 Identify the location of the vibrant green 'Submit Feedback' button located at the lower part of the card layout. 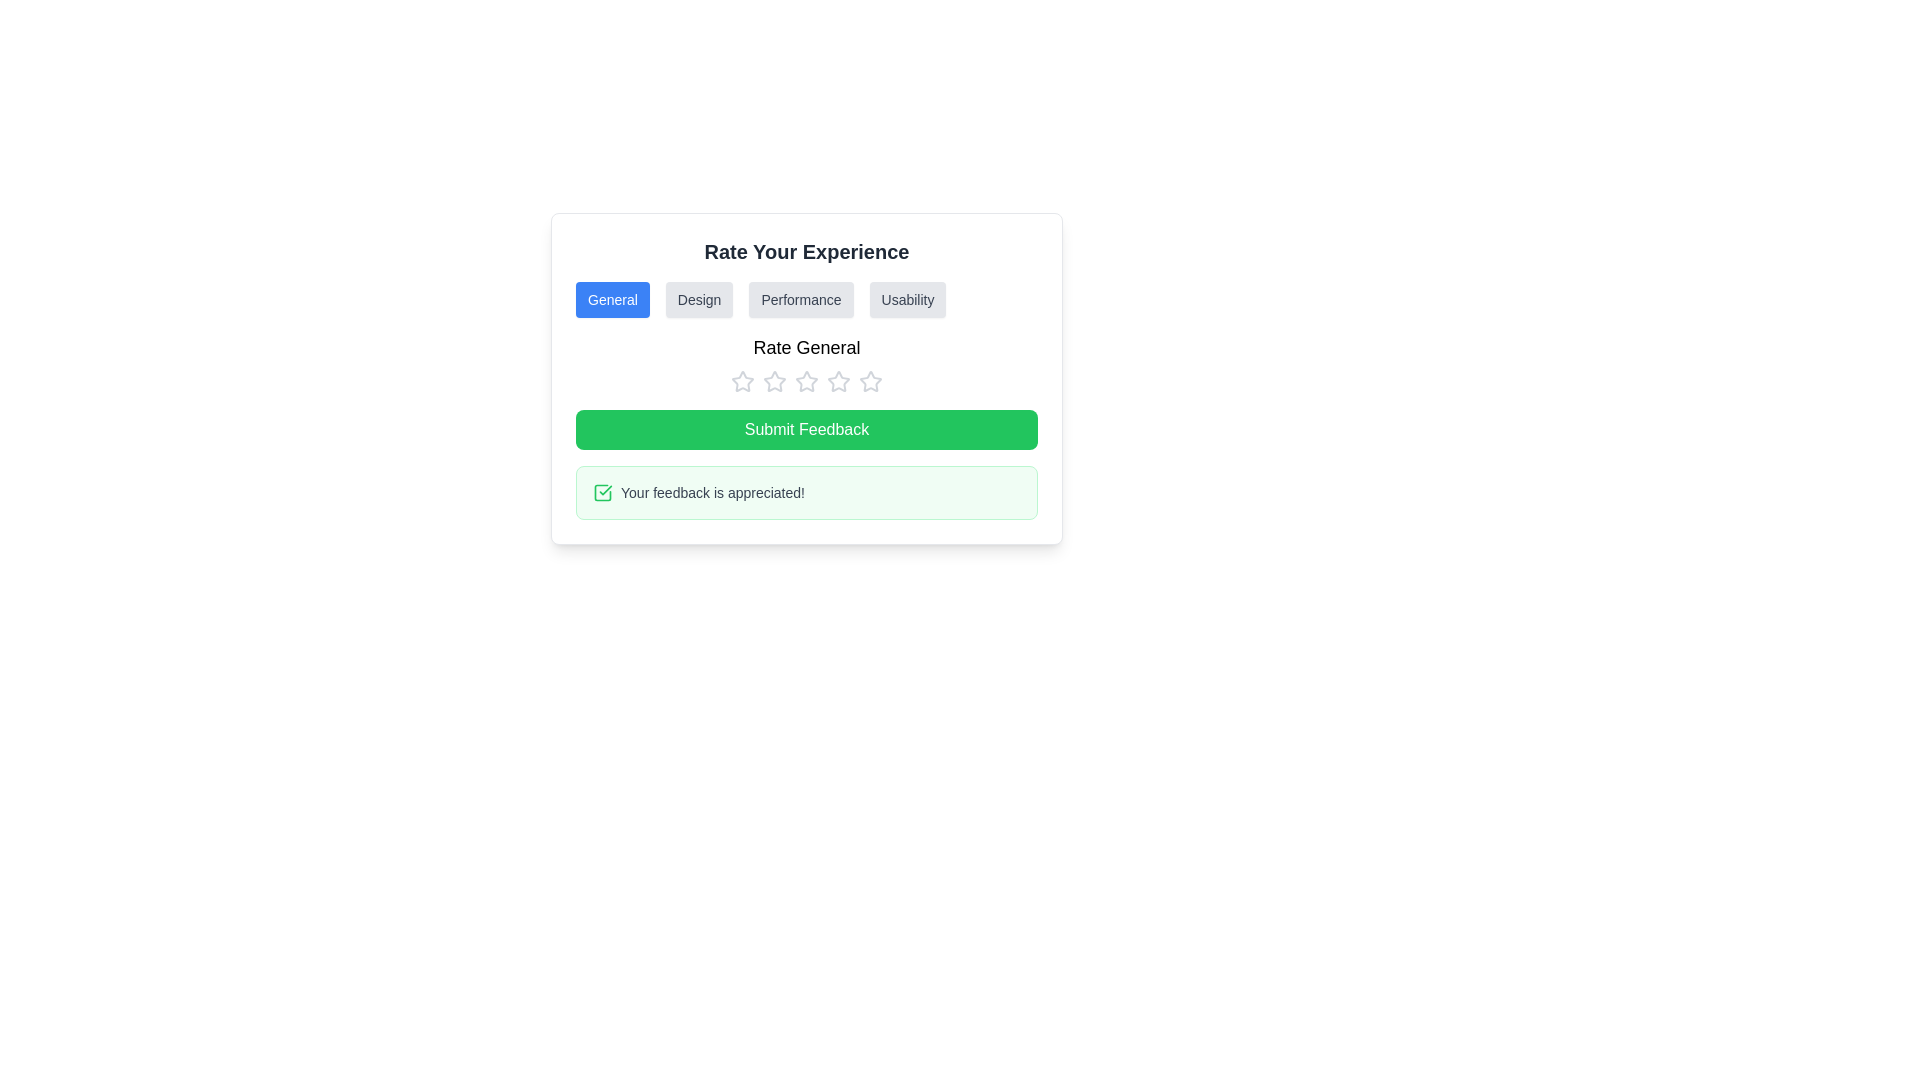
(806, 428).